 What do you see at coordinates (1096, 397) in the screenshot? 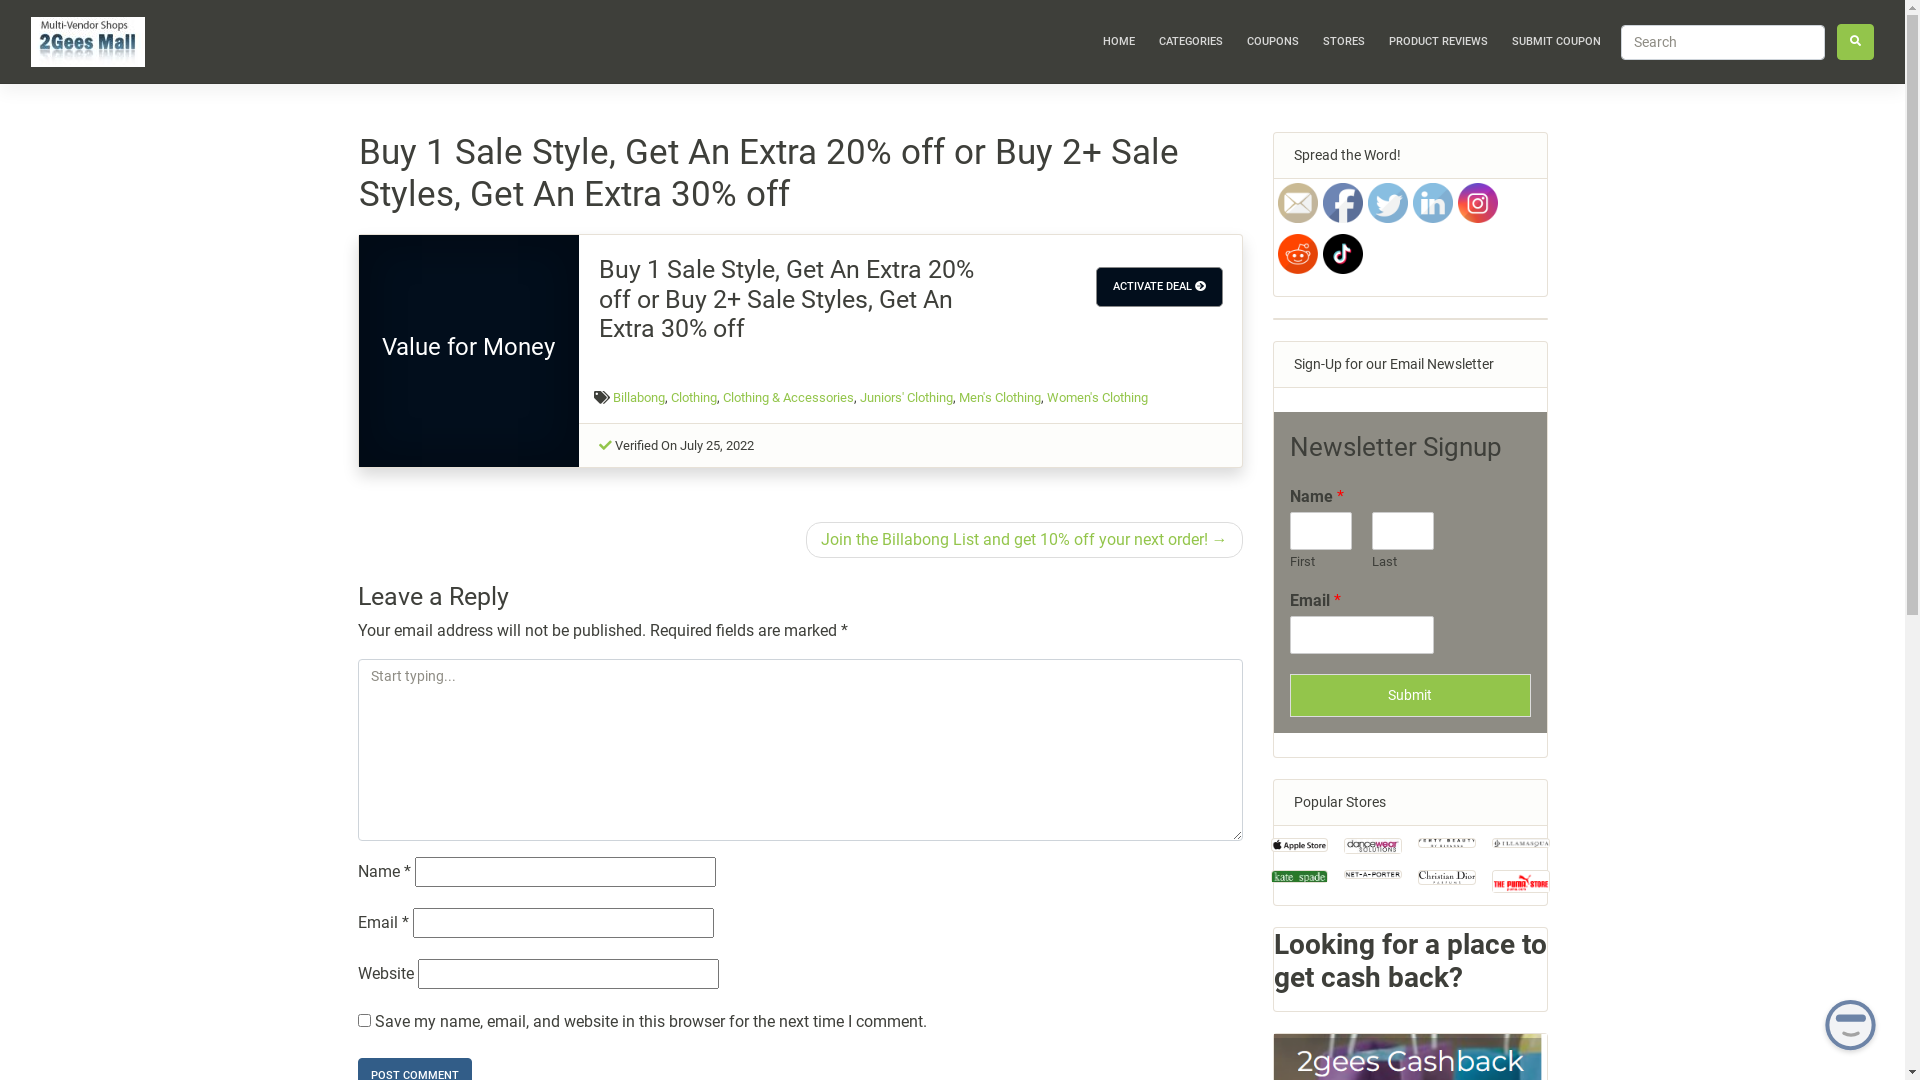
I see `'Women's Clothing'` at bounding box center [1096, 397].